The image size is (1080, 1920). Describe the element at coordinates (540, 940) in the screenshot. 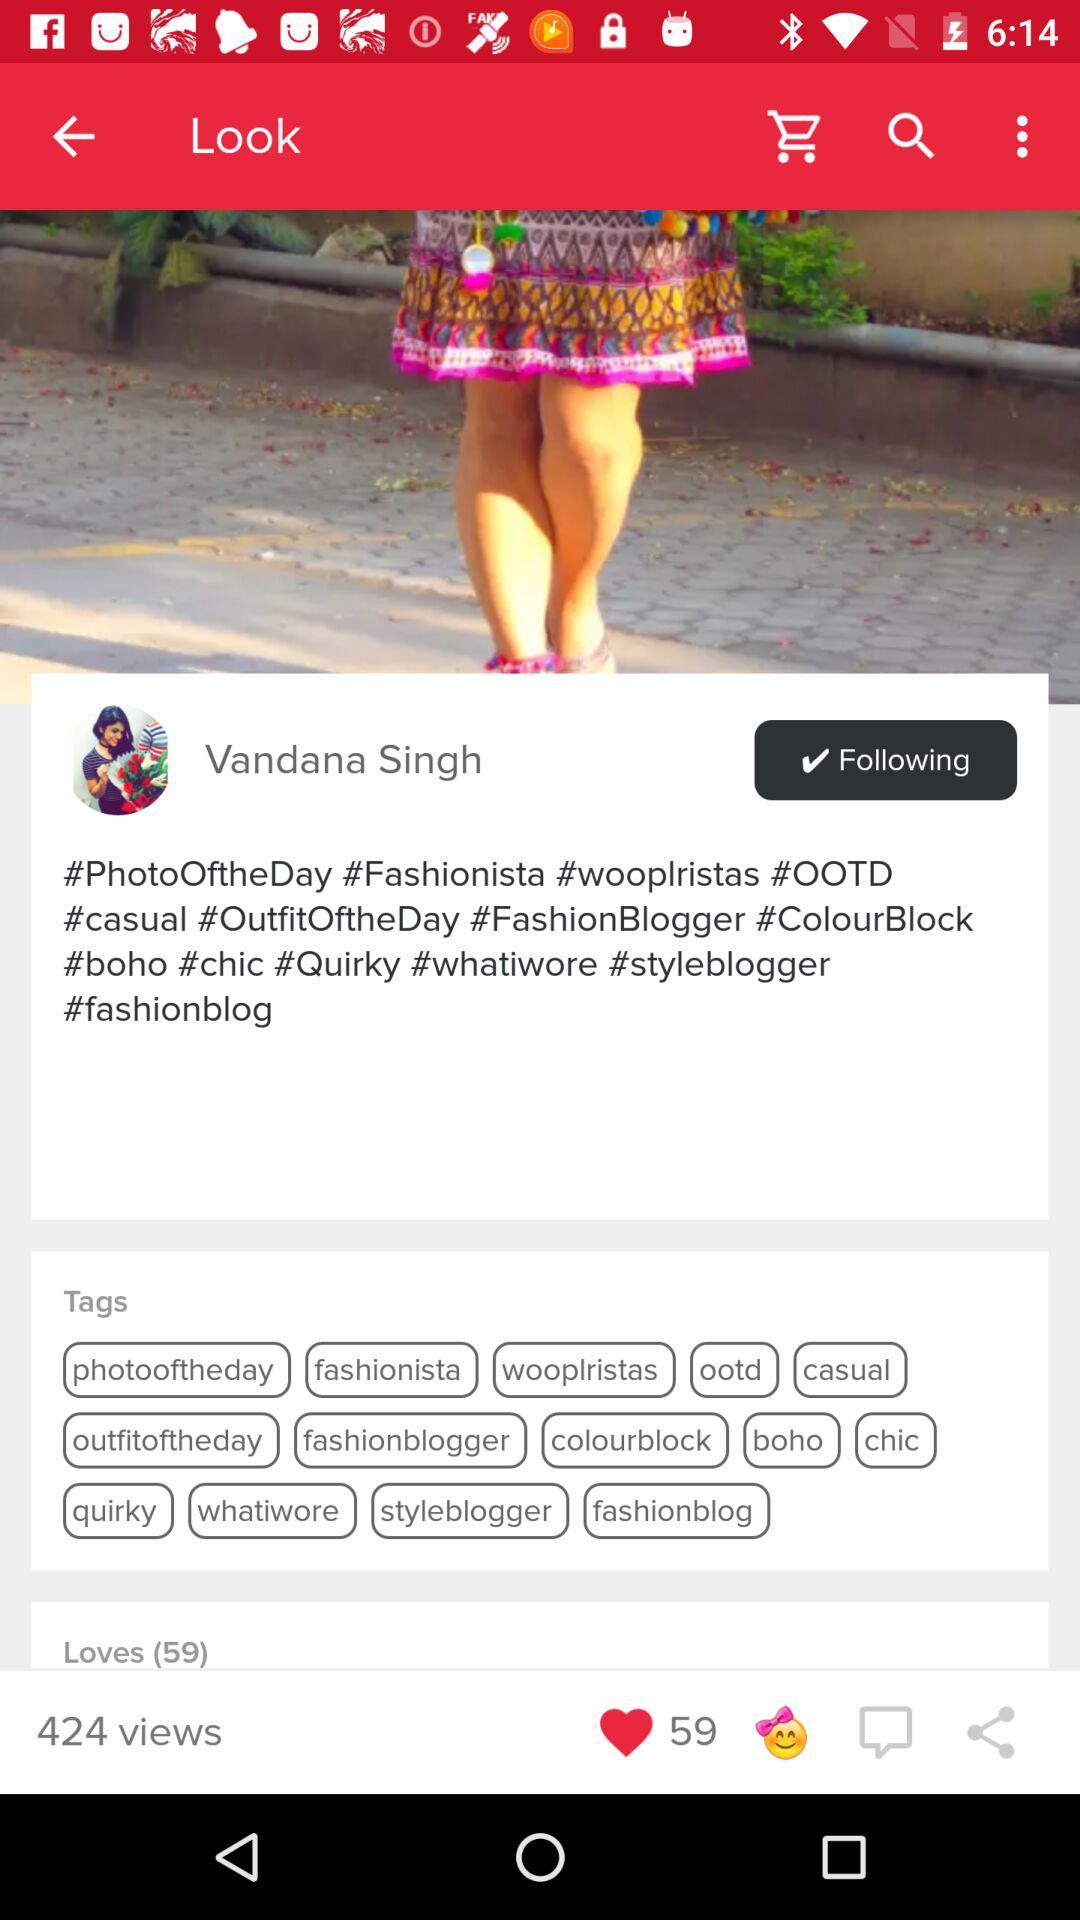

I see `icon at the center` at that location.